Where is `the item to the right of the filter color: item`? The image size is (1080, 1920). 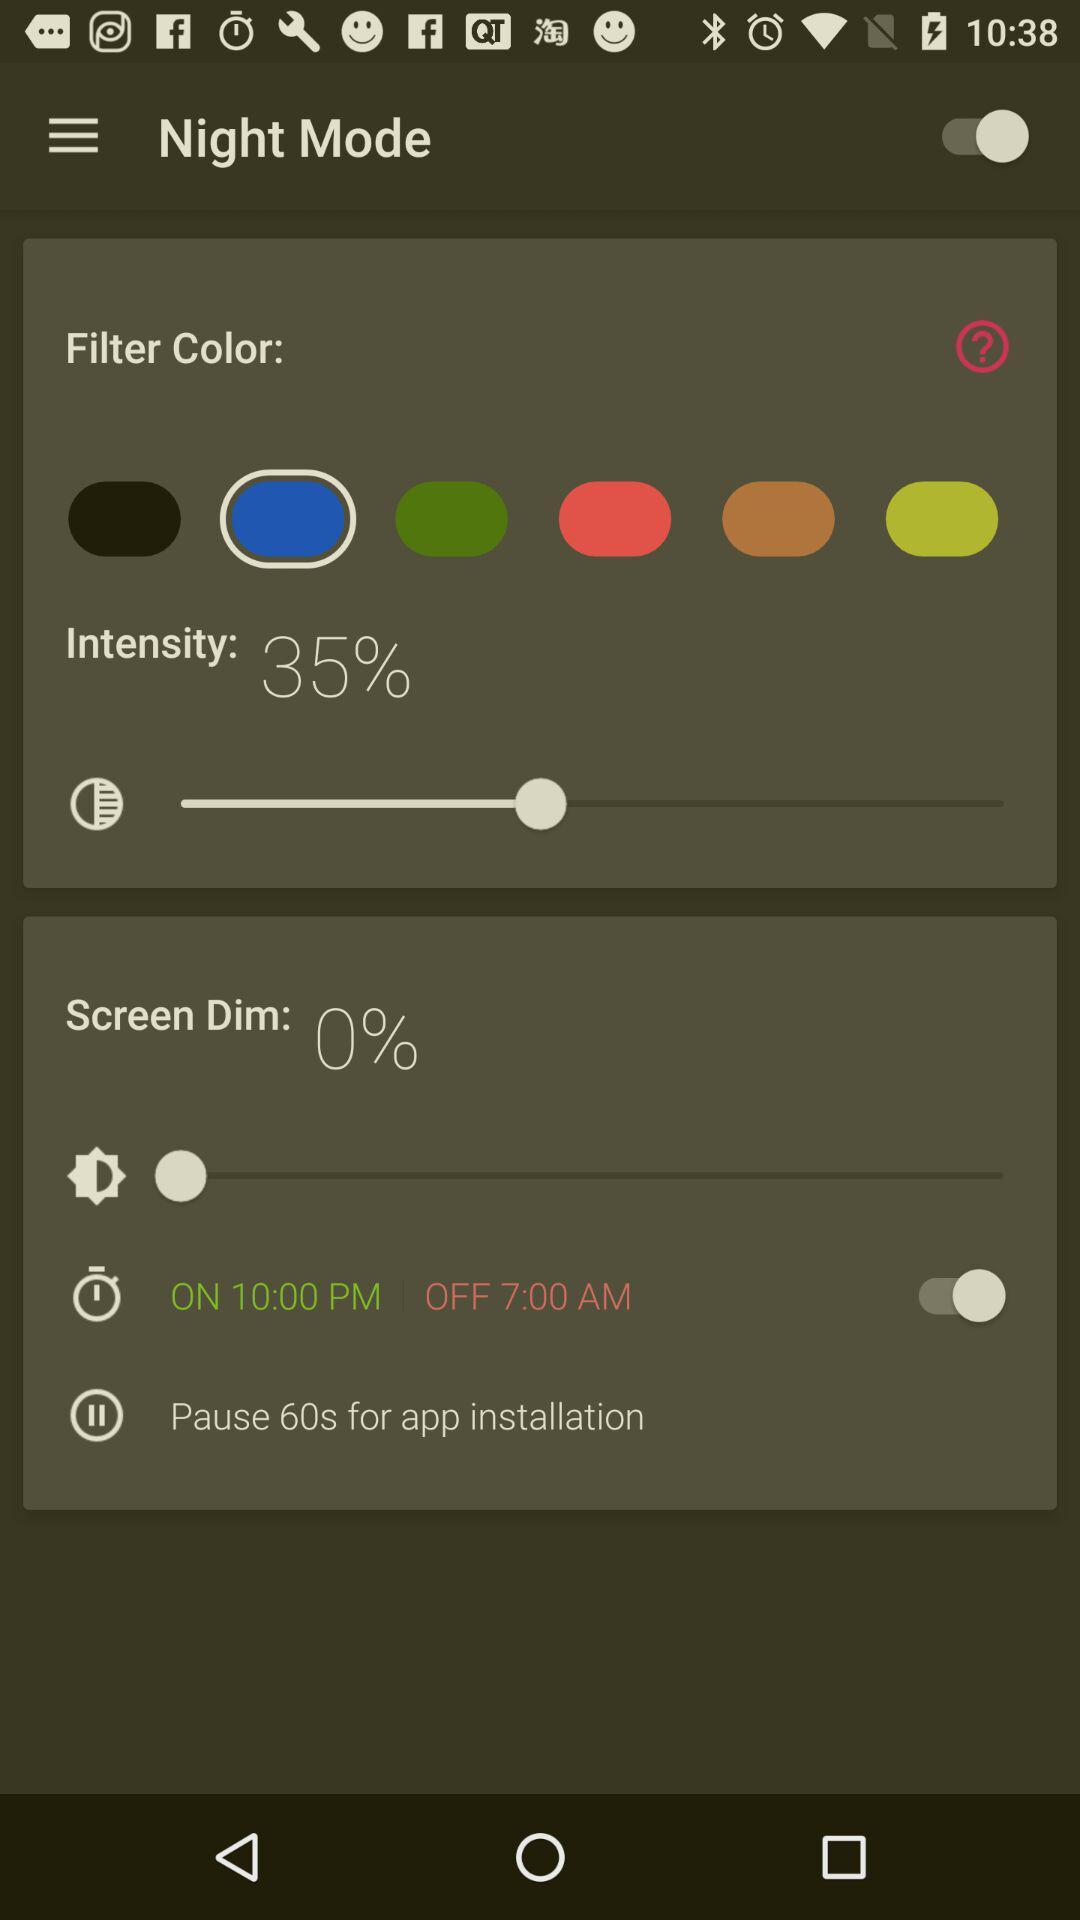 the item to the right of the filter color: item is located at coordinates (981, 346).